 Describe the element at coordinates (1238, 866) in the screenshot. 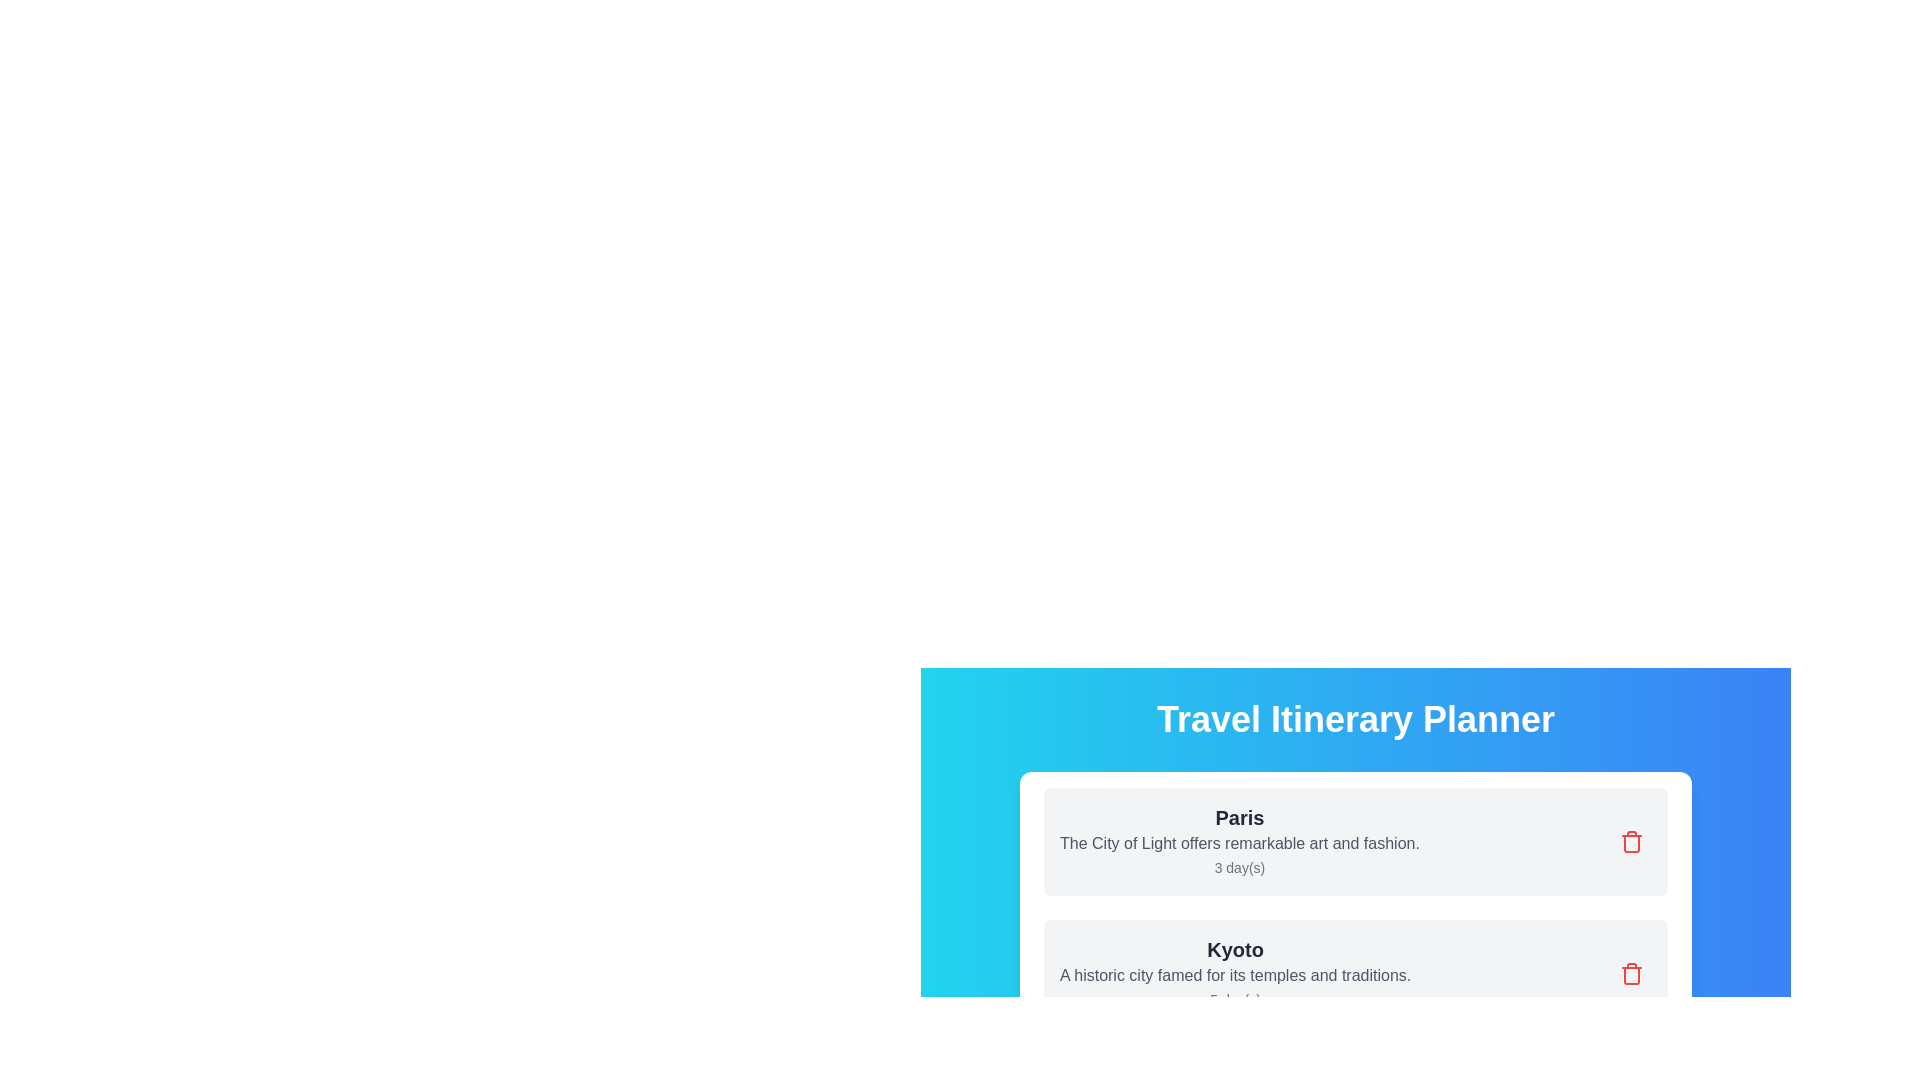

I see `the informational text label displaying the trip duration '3 day(s)' associated with the 'Paris' entry in the itinerary planner` at that location.